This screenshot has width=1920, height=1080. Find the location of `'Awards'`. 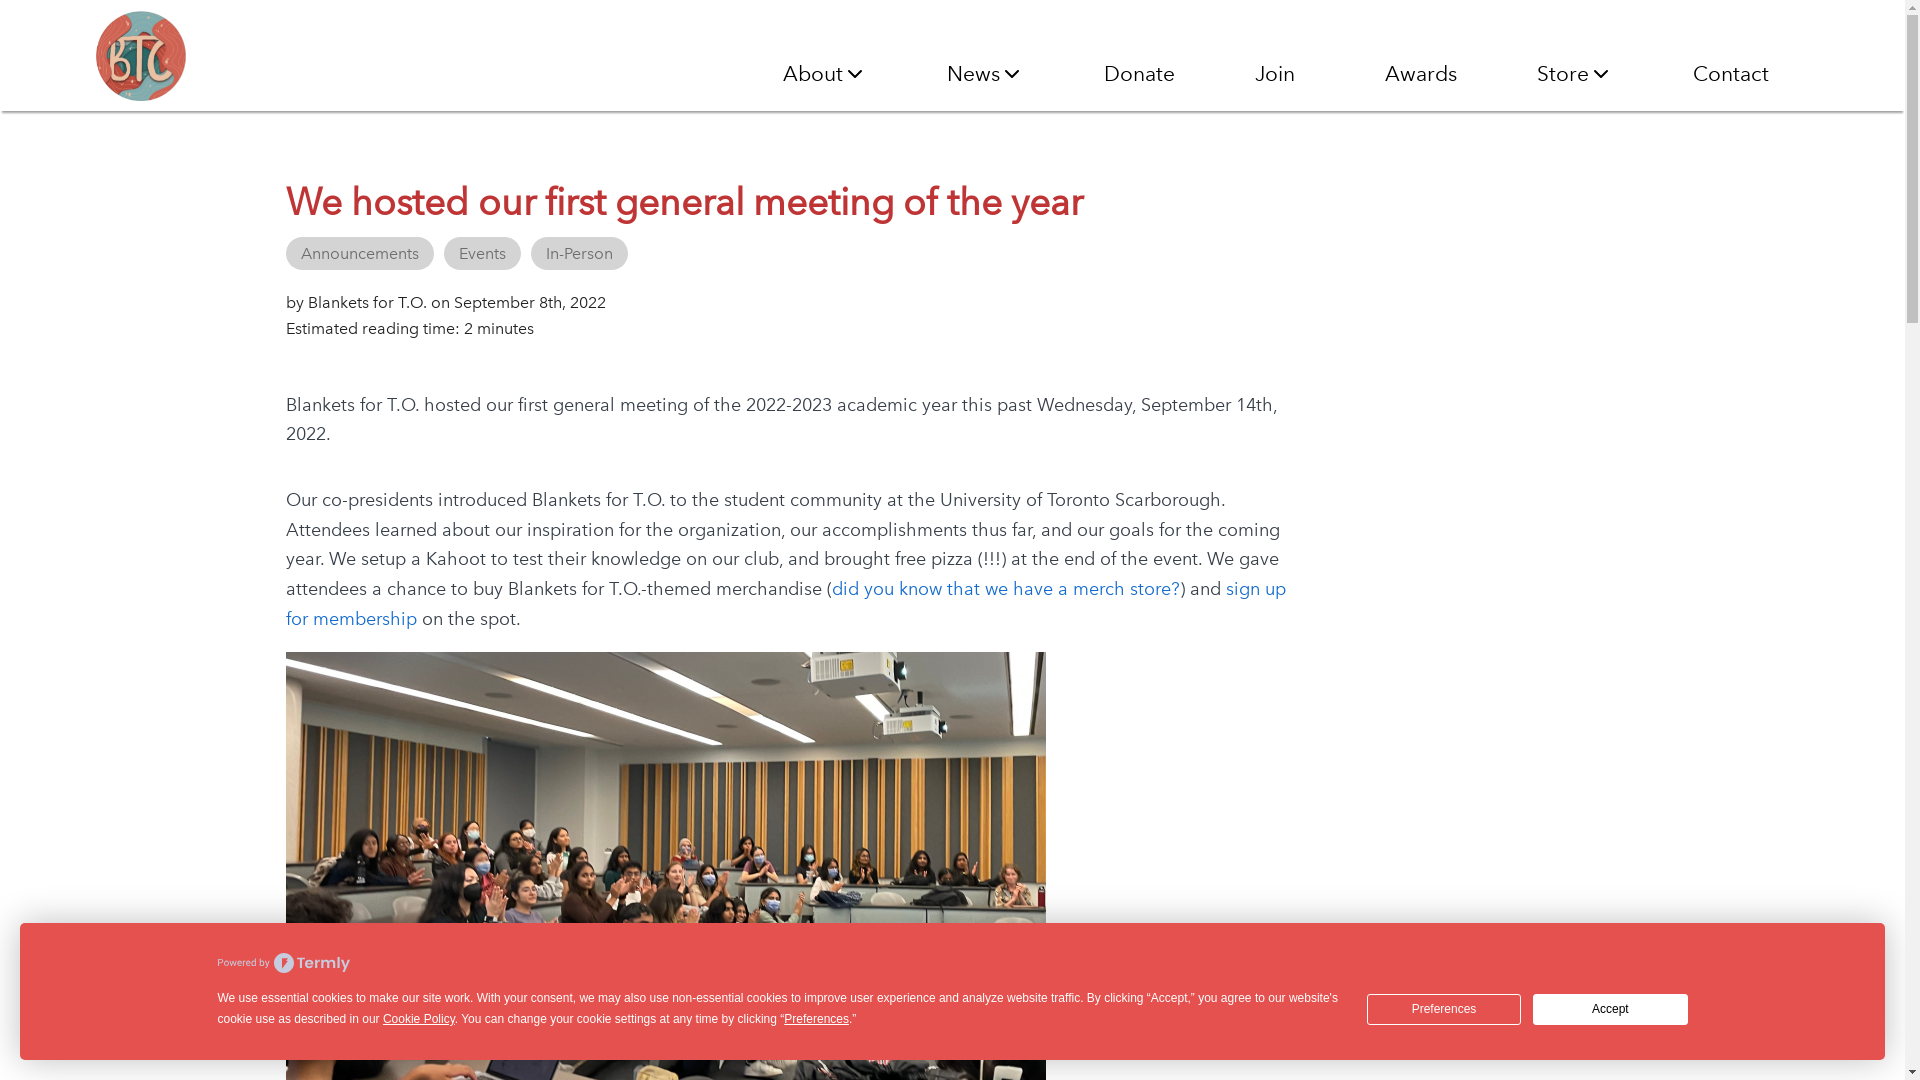

'Awards' is located at coordinates (1419, 72).